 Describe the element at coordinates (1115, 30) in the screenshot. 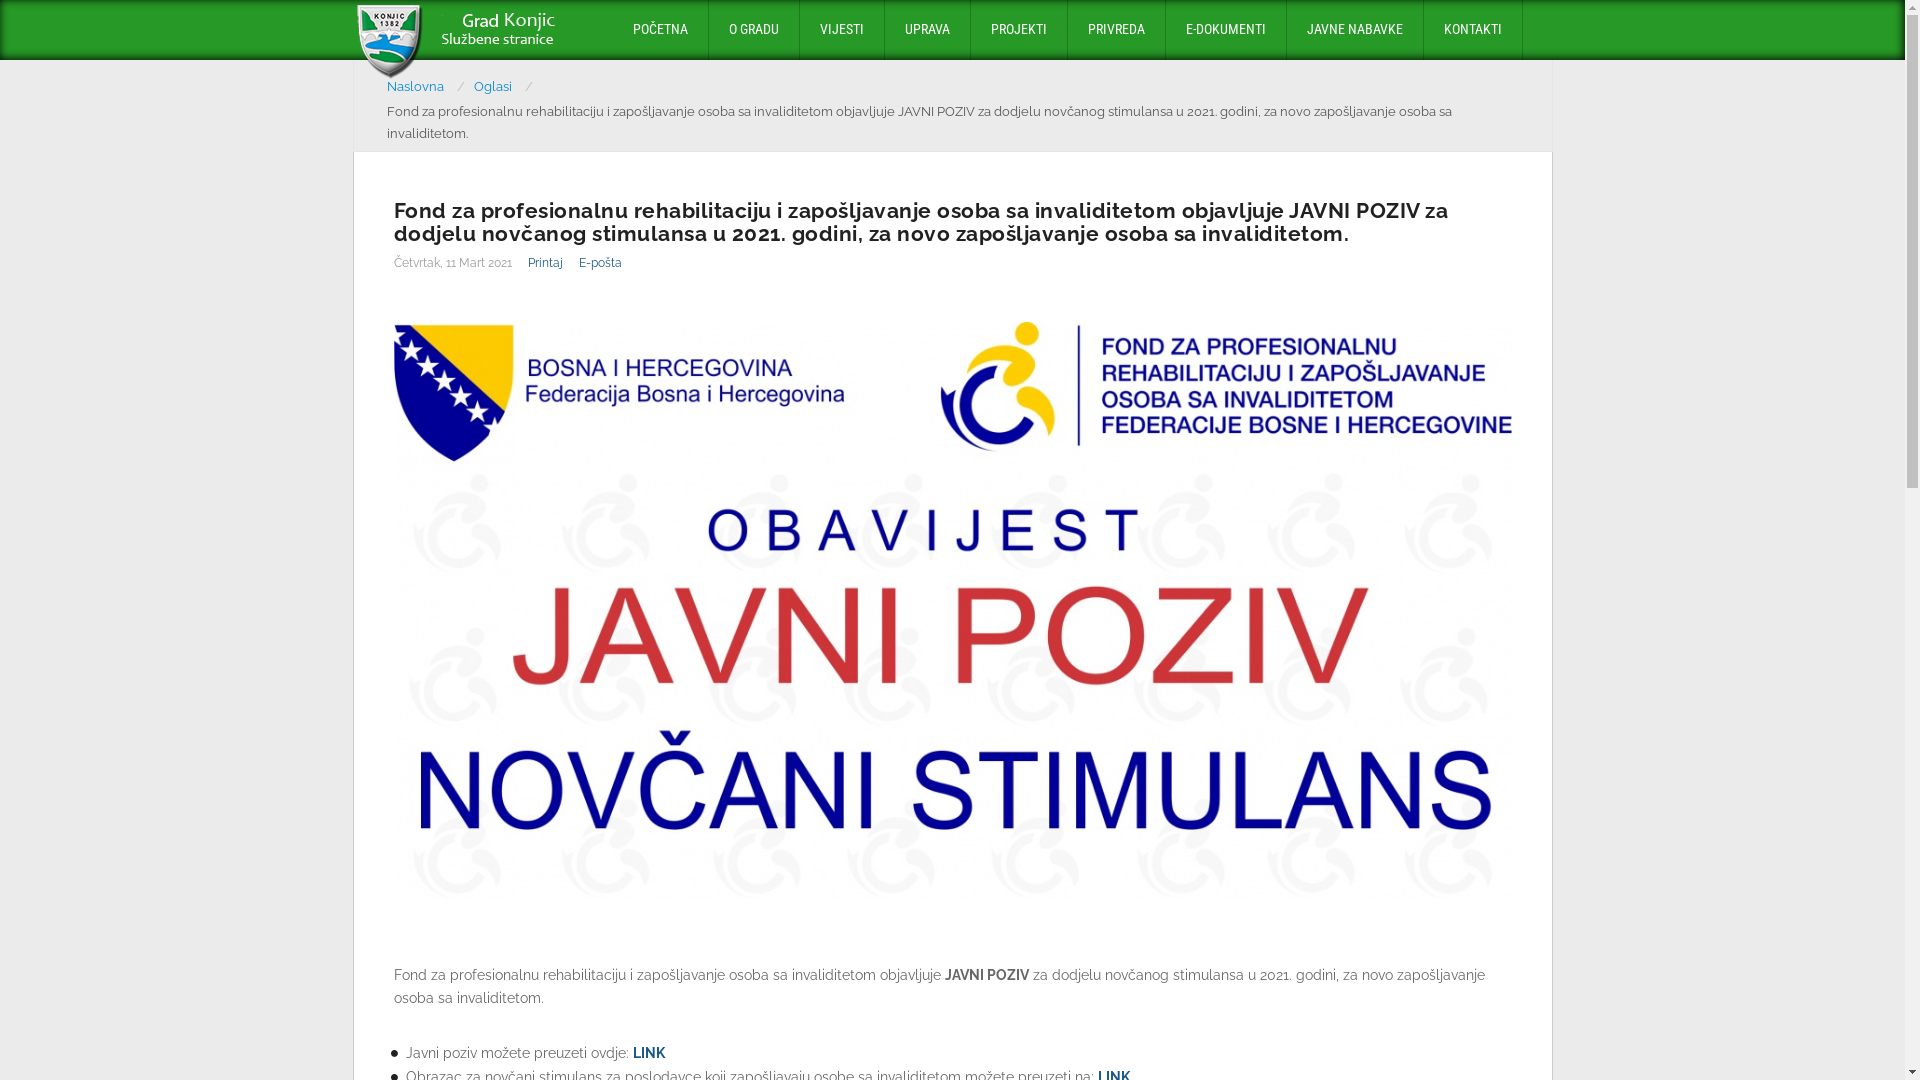

I see `'PRIVREDA'` at that location.